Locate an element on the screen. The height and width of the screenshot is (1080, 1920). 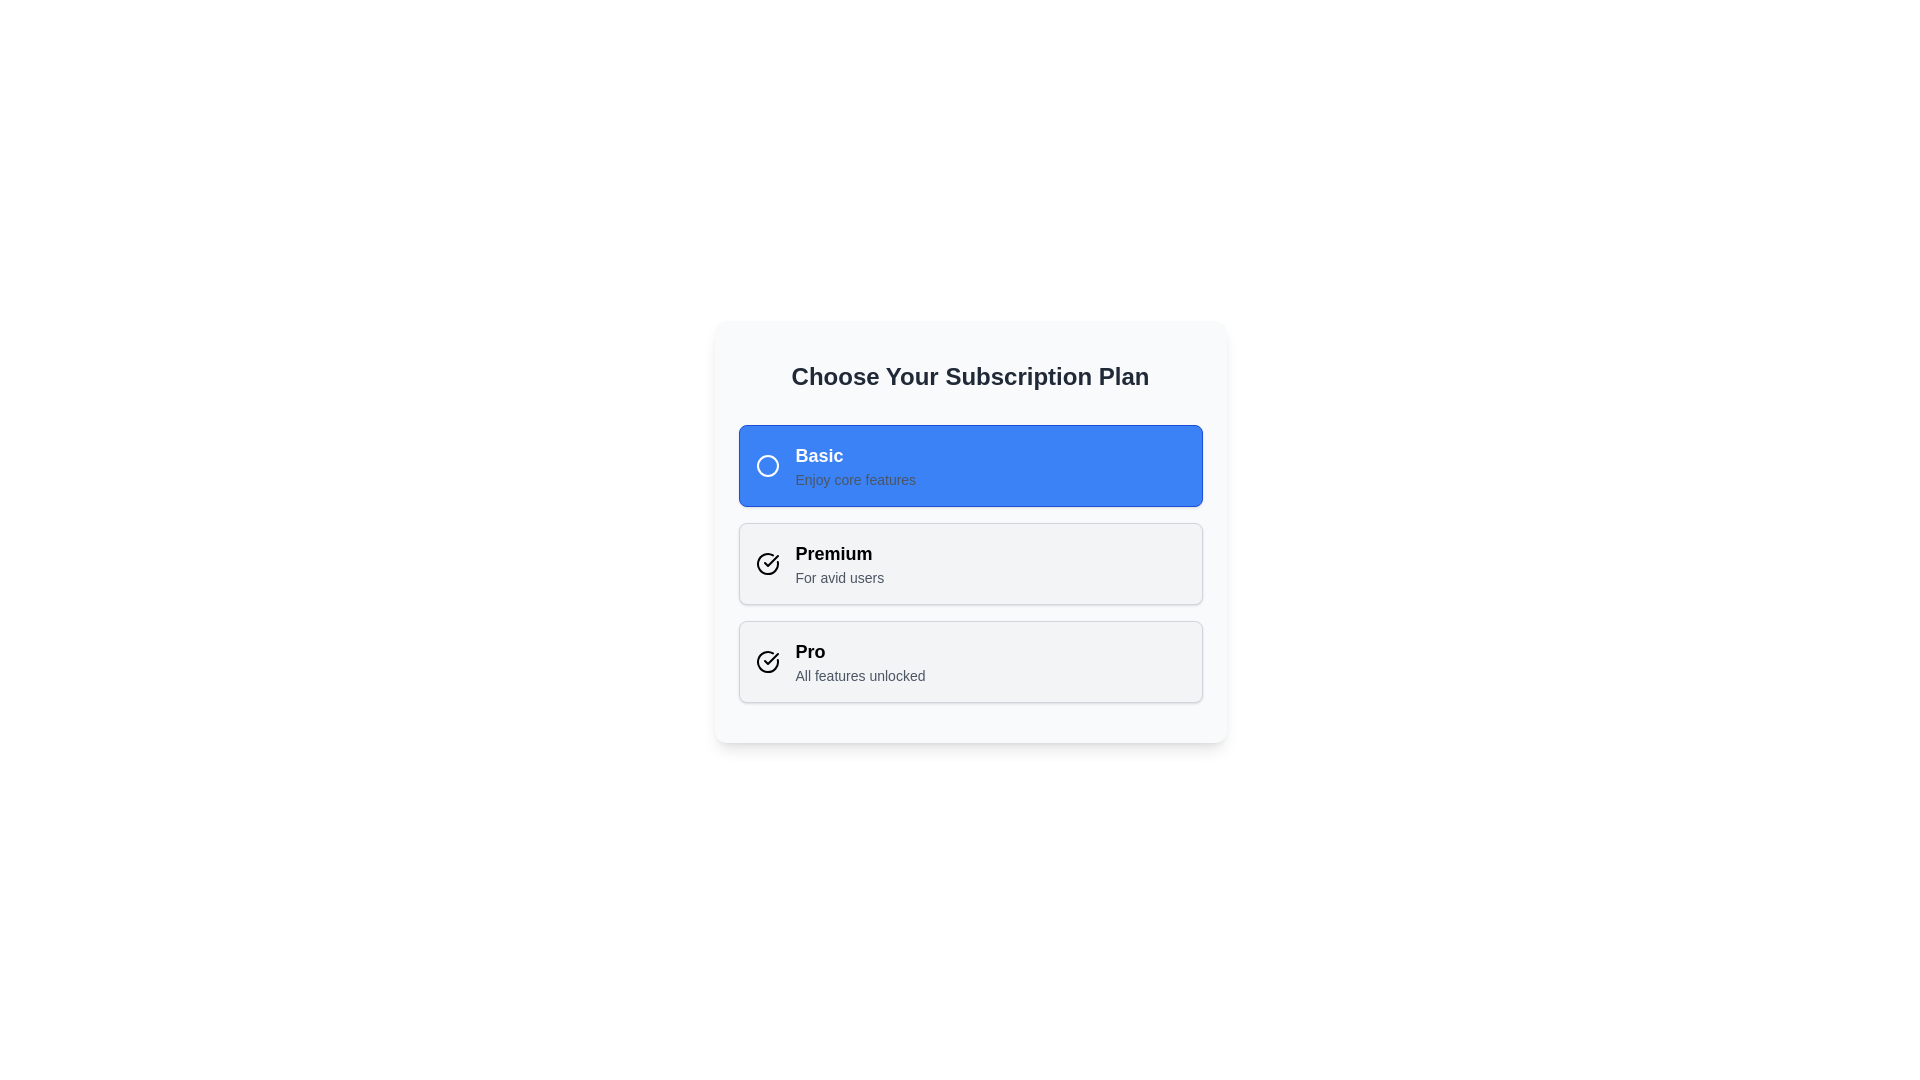
the 'Premium' text block, which is styled with two lines, the first reading 'Premium' in bold and larger font, and the second 'For avid users' in smaller, lighter font, located in the second option card of the subscription plan interface is located at coordinates (839, 563).